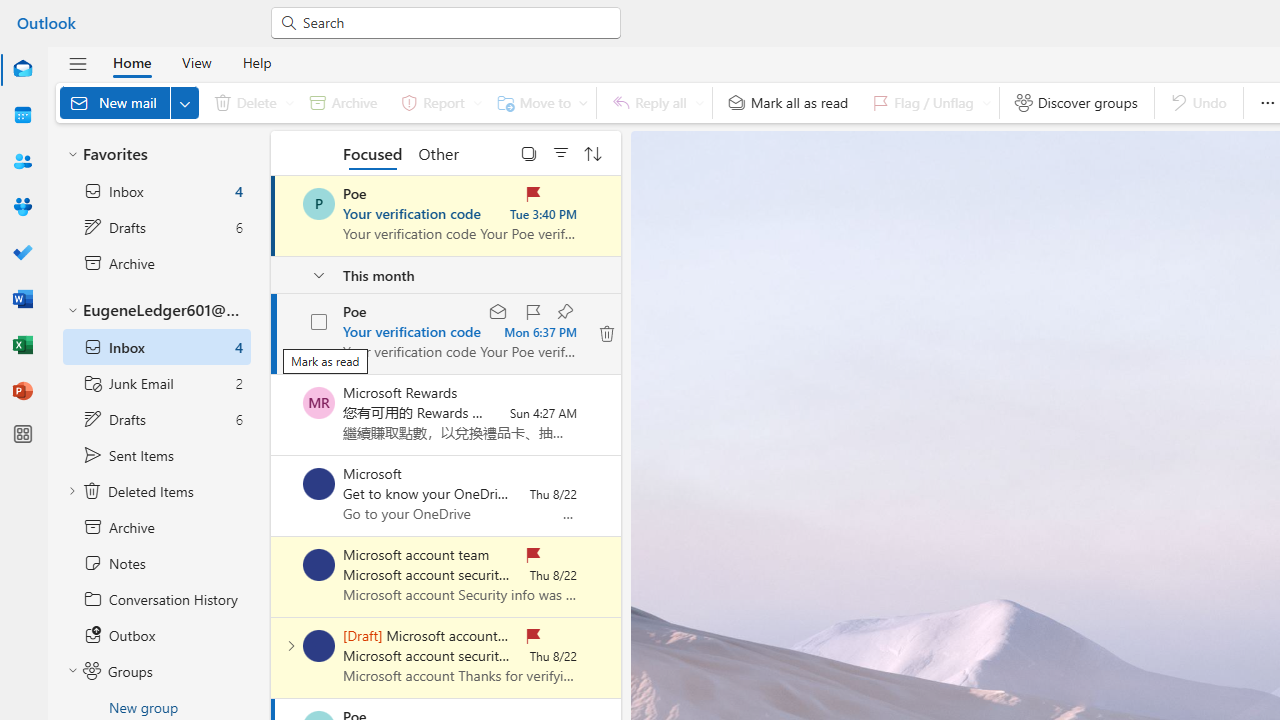 Image resolution: width=1280 pixels, height=720 pixels. What do you see at coordinates (605, 332) in the screenshot?
I see `'Class: KBPxt hn2lg'` at bounding box center [605, 332].